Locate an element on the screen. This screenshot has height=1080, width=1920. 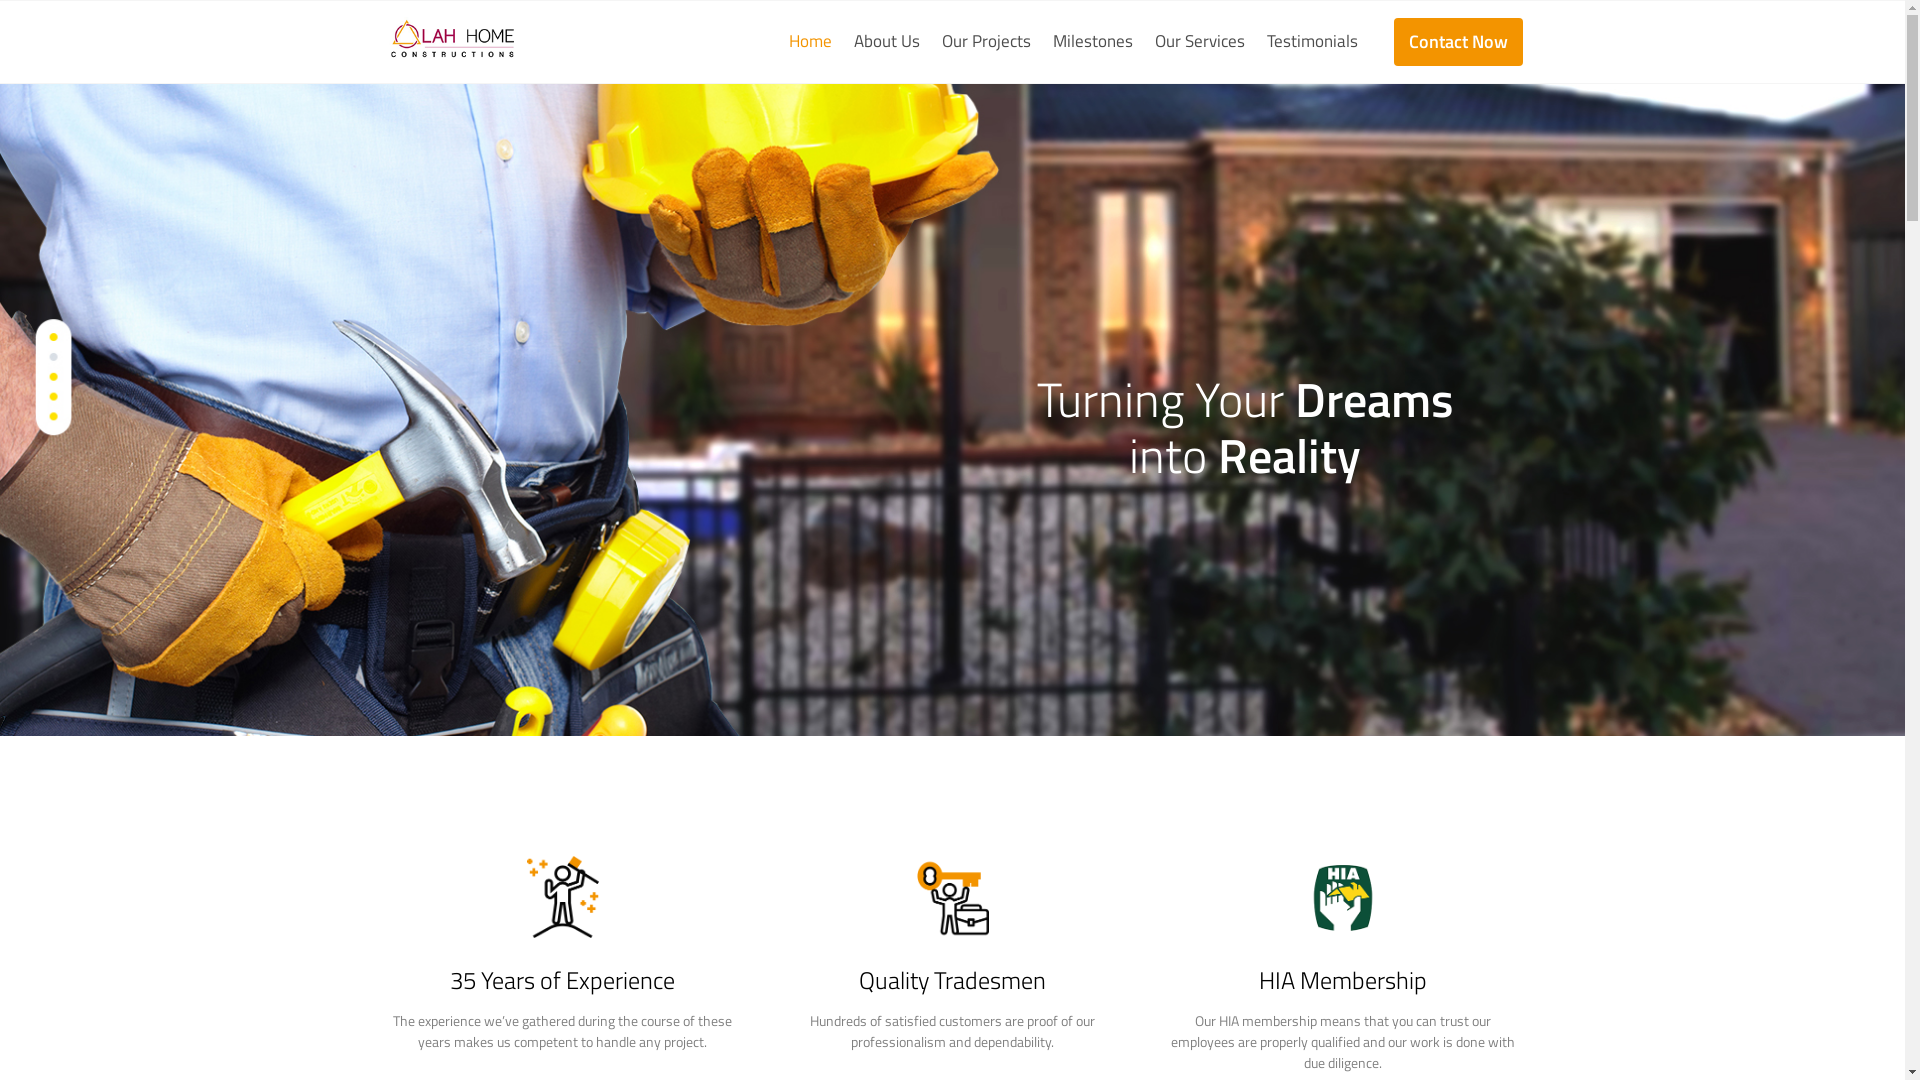
'Home' is located at coordinates (815, 42).